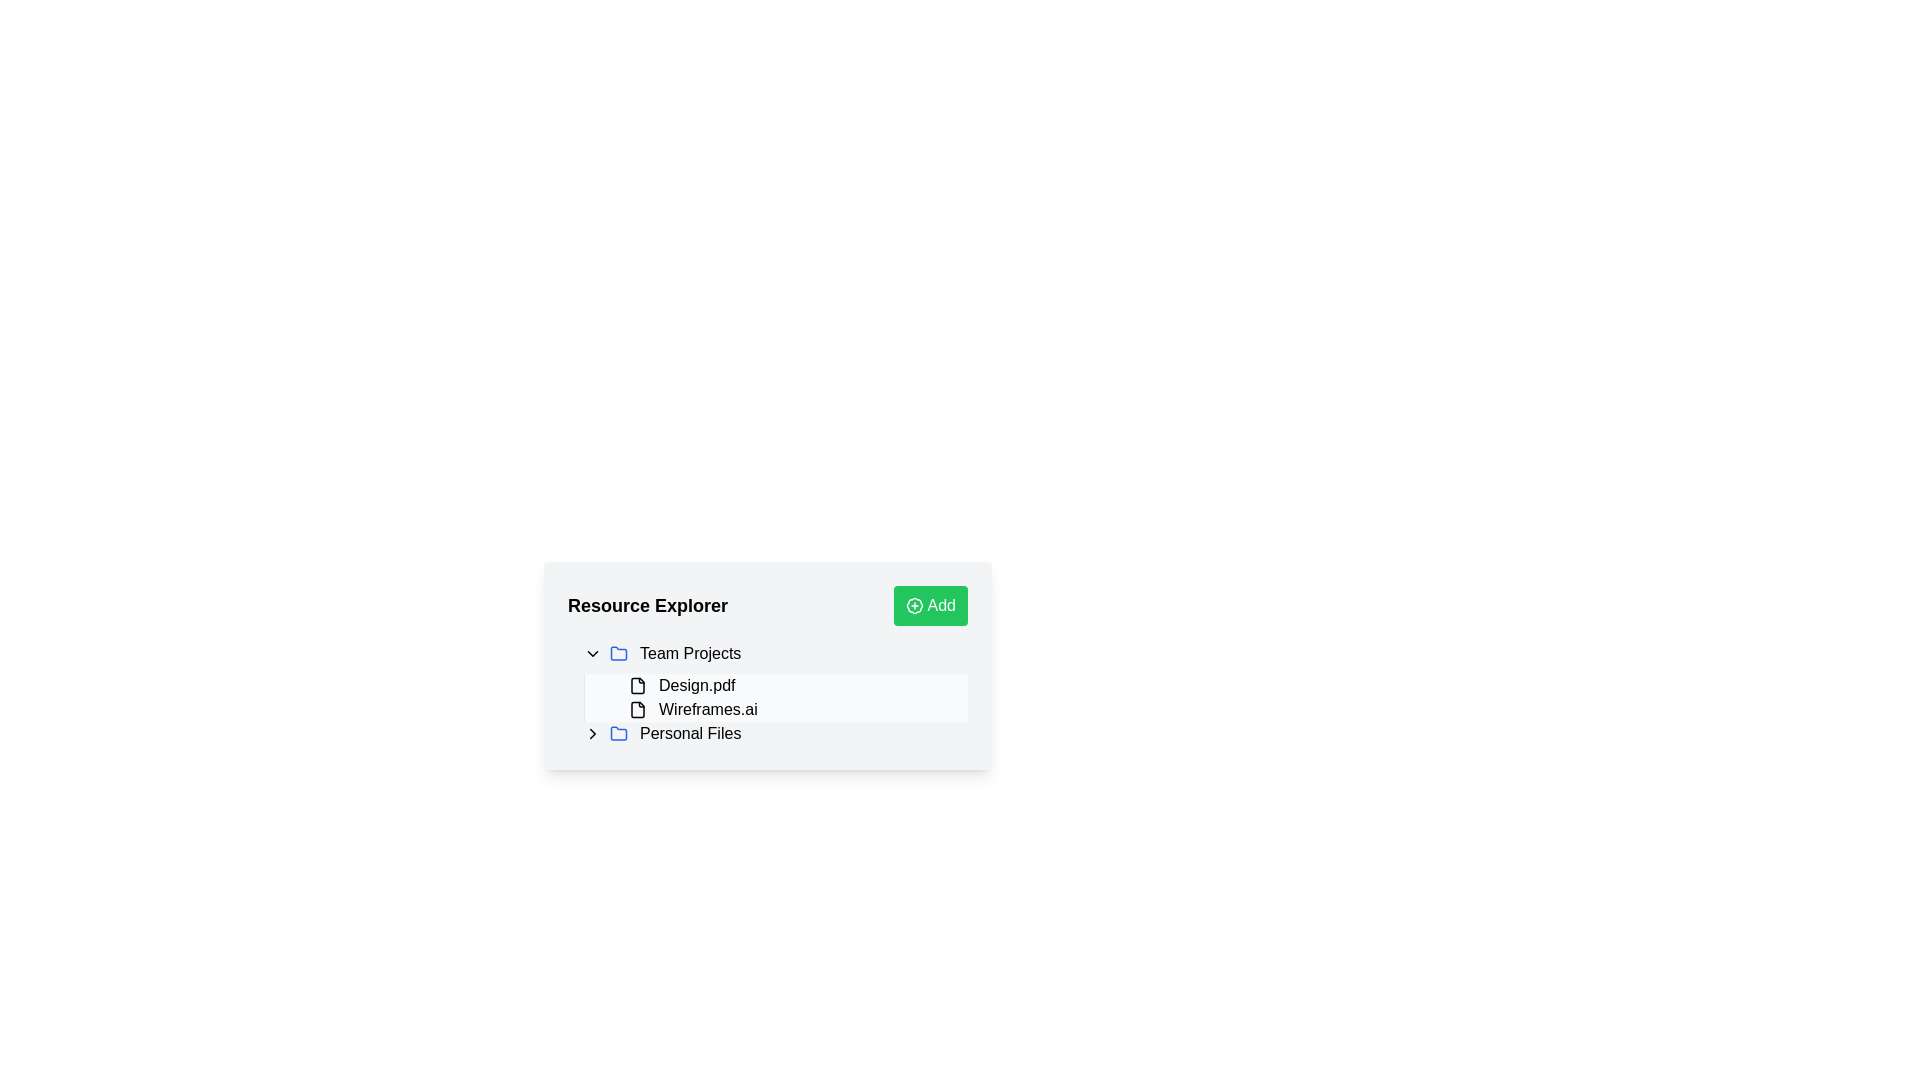 The height and width of the screenshot is (1080, 1920). I want to click on the right-pointing chevron icon located in the rightmost region of the 'Personal Files' folder entry in the Resource Explorer, so click(592, 733).